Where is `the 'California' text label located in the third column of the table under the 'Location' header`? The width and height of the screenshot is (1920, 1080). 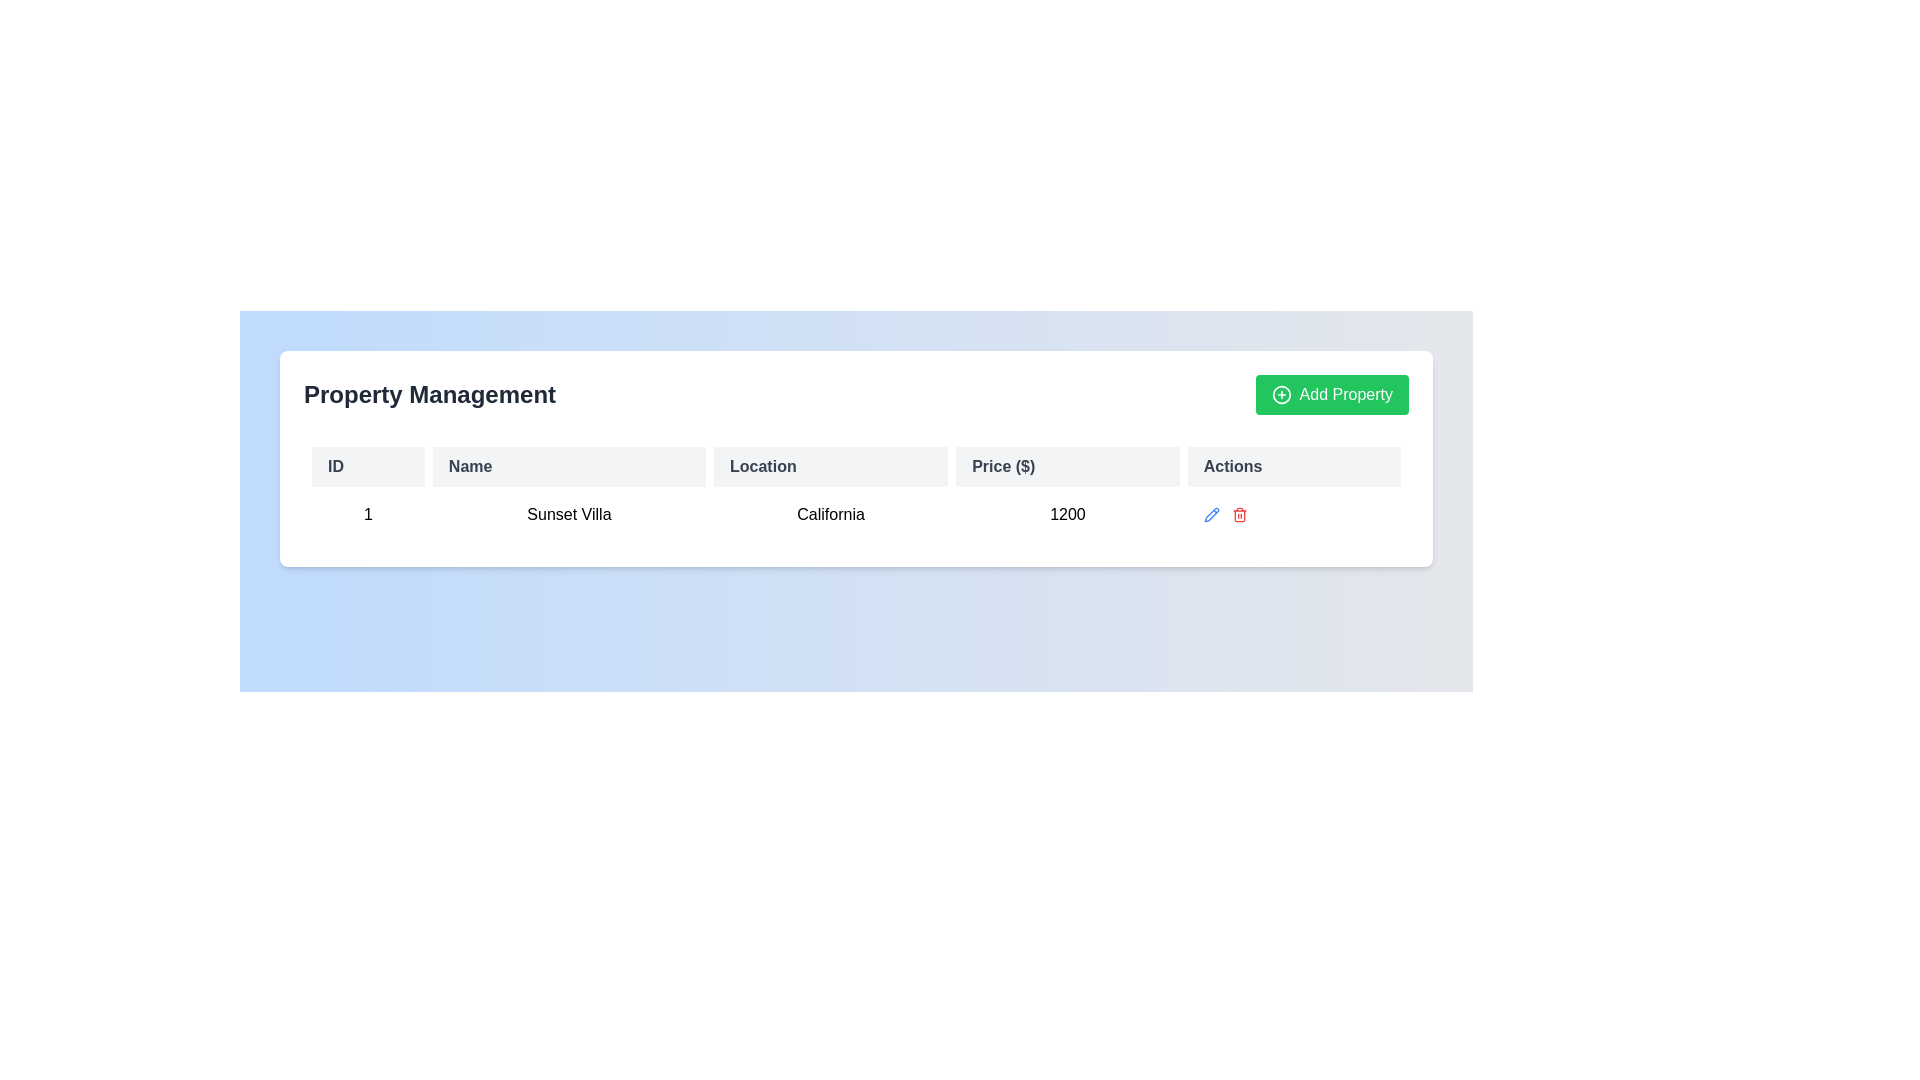 the 'California' text label located in the third column of the table under the 'Location' header is located at coordinates (831, 514).